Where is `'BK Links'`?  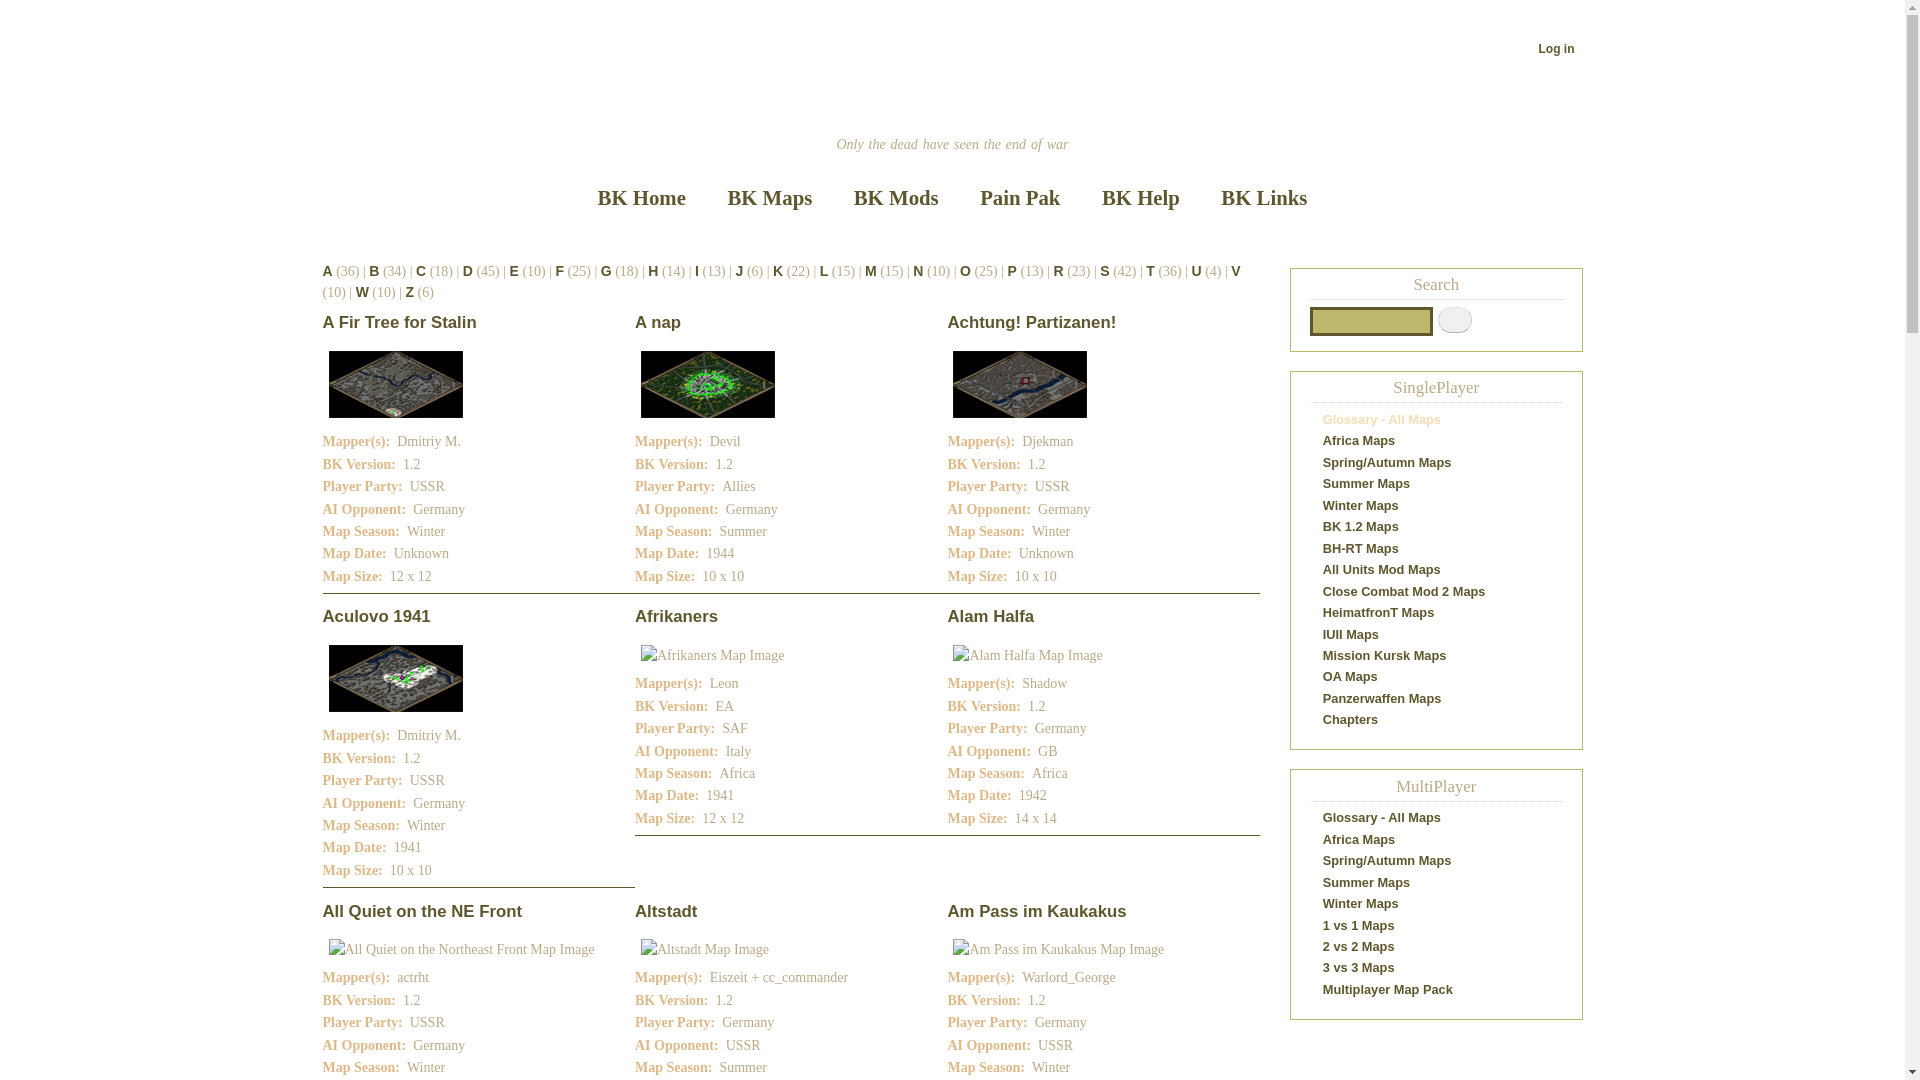 'BK Links' is located at coordinates (1202, 197).